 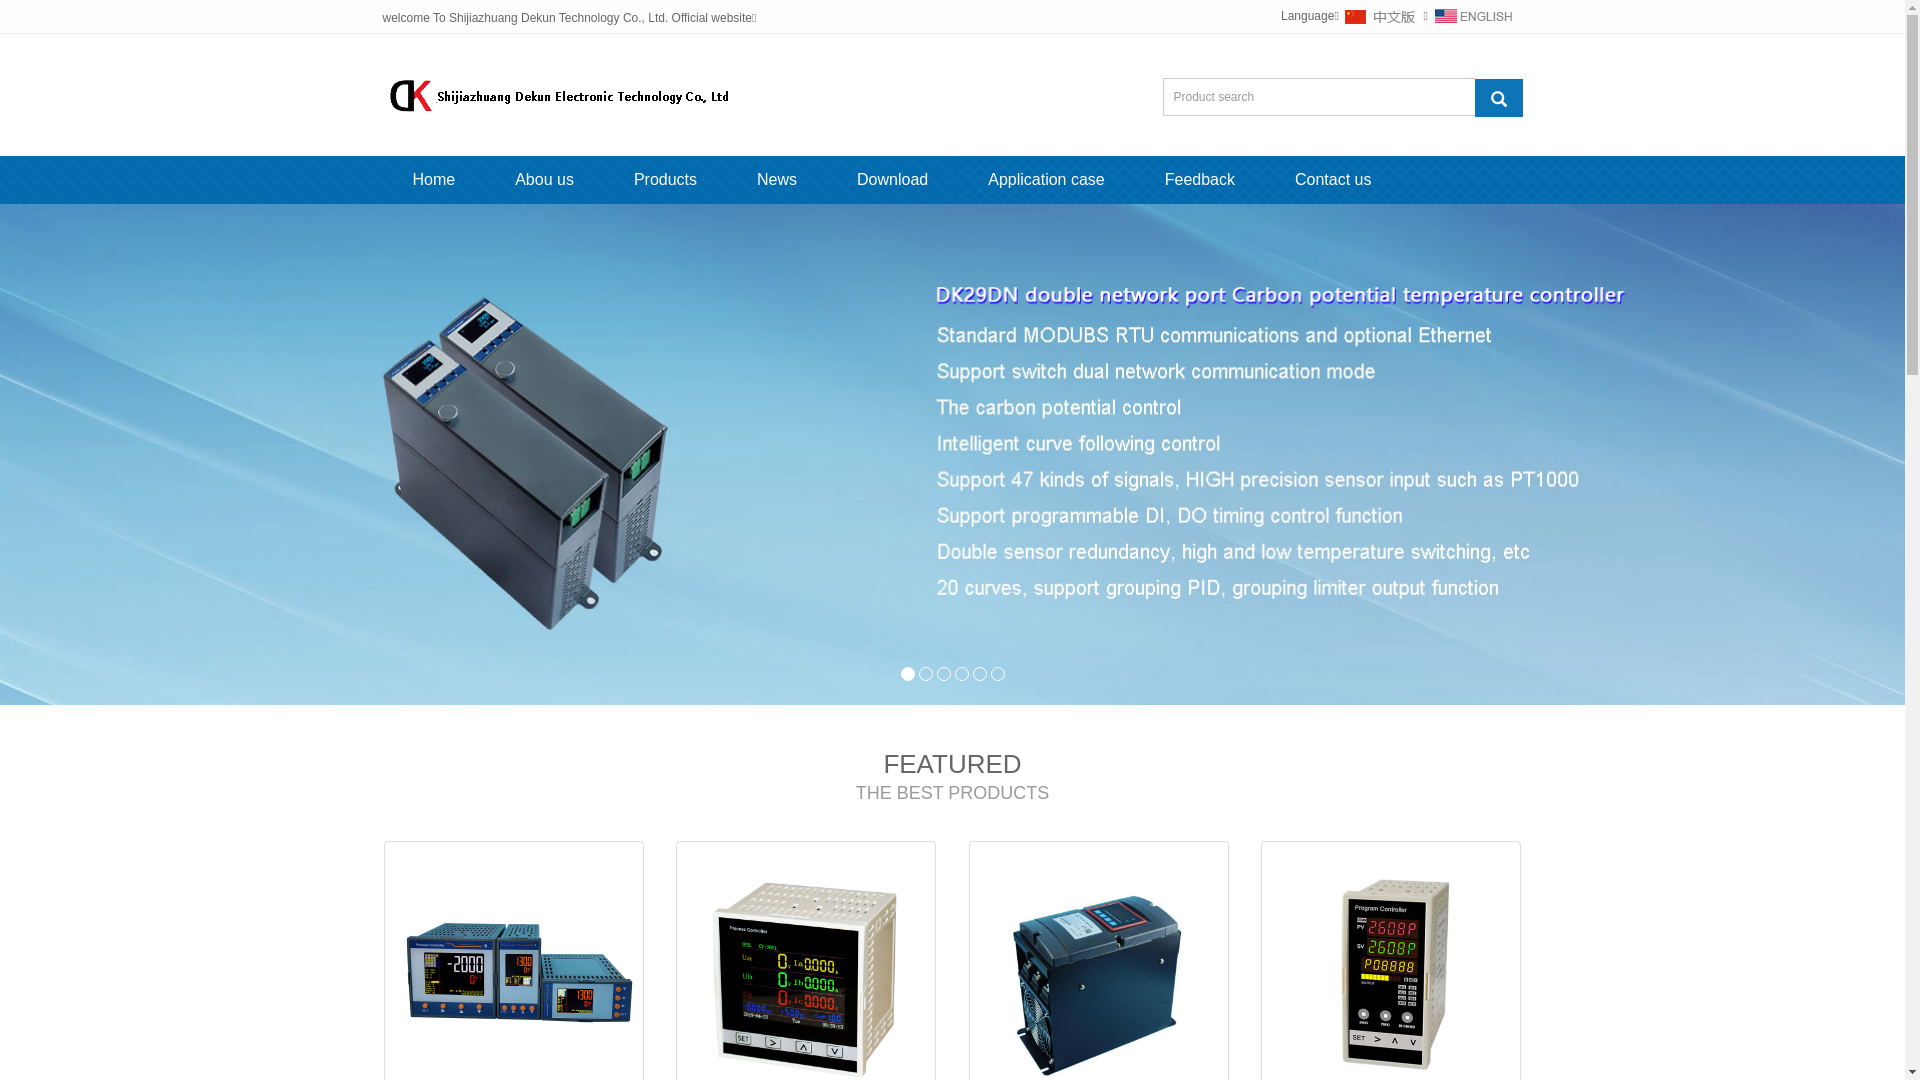 What do you see at coordinates (924, 674) in the screenshot?
I see `'2'` at bounding box center [924, 674].